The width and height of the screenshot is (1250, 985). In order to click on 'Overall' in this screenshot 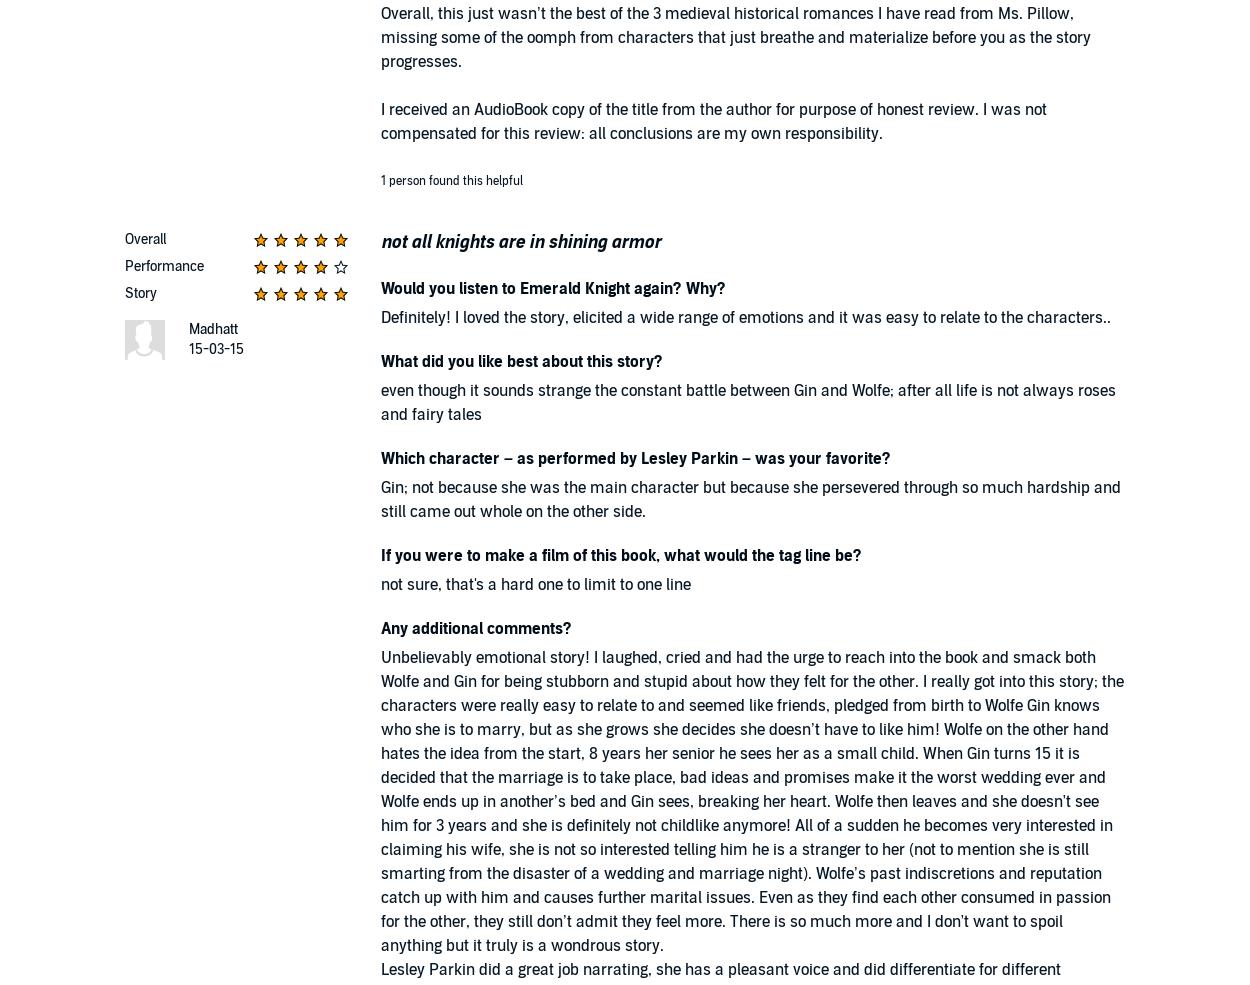, I will do `click(125, 238)`.